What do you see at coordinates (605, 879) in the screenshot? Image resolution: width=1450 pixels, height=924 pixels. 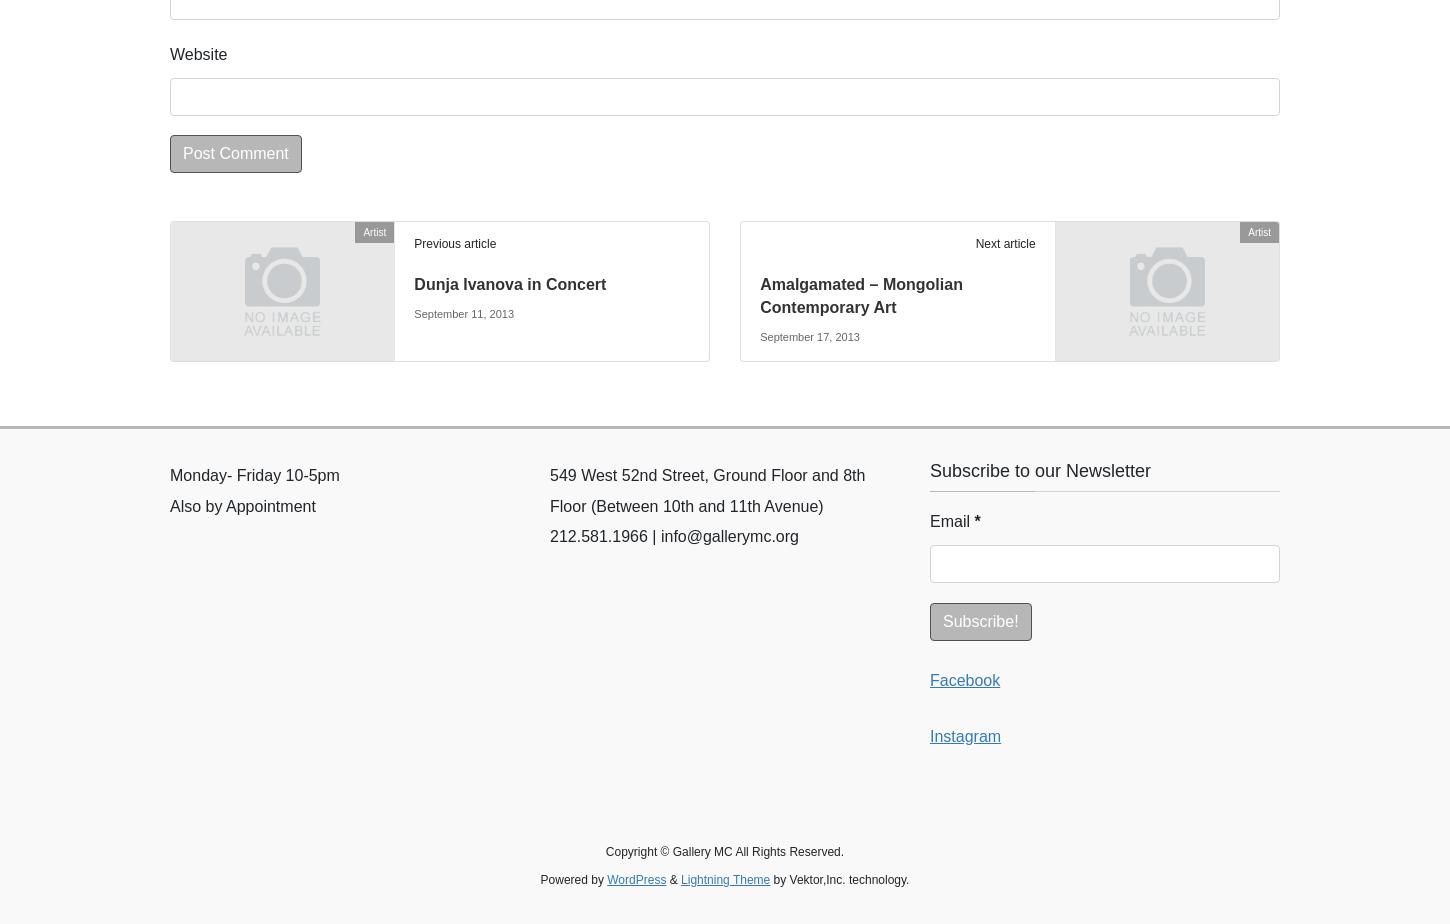 I see `'WordPress'` at bounding box center [605, 879].